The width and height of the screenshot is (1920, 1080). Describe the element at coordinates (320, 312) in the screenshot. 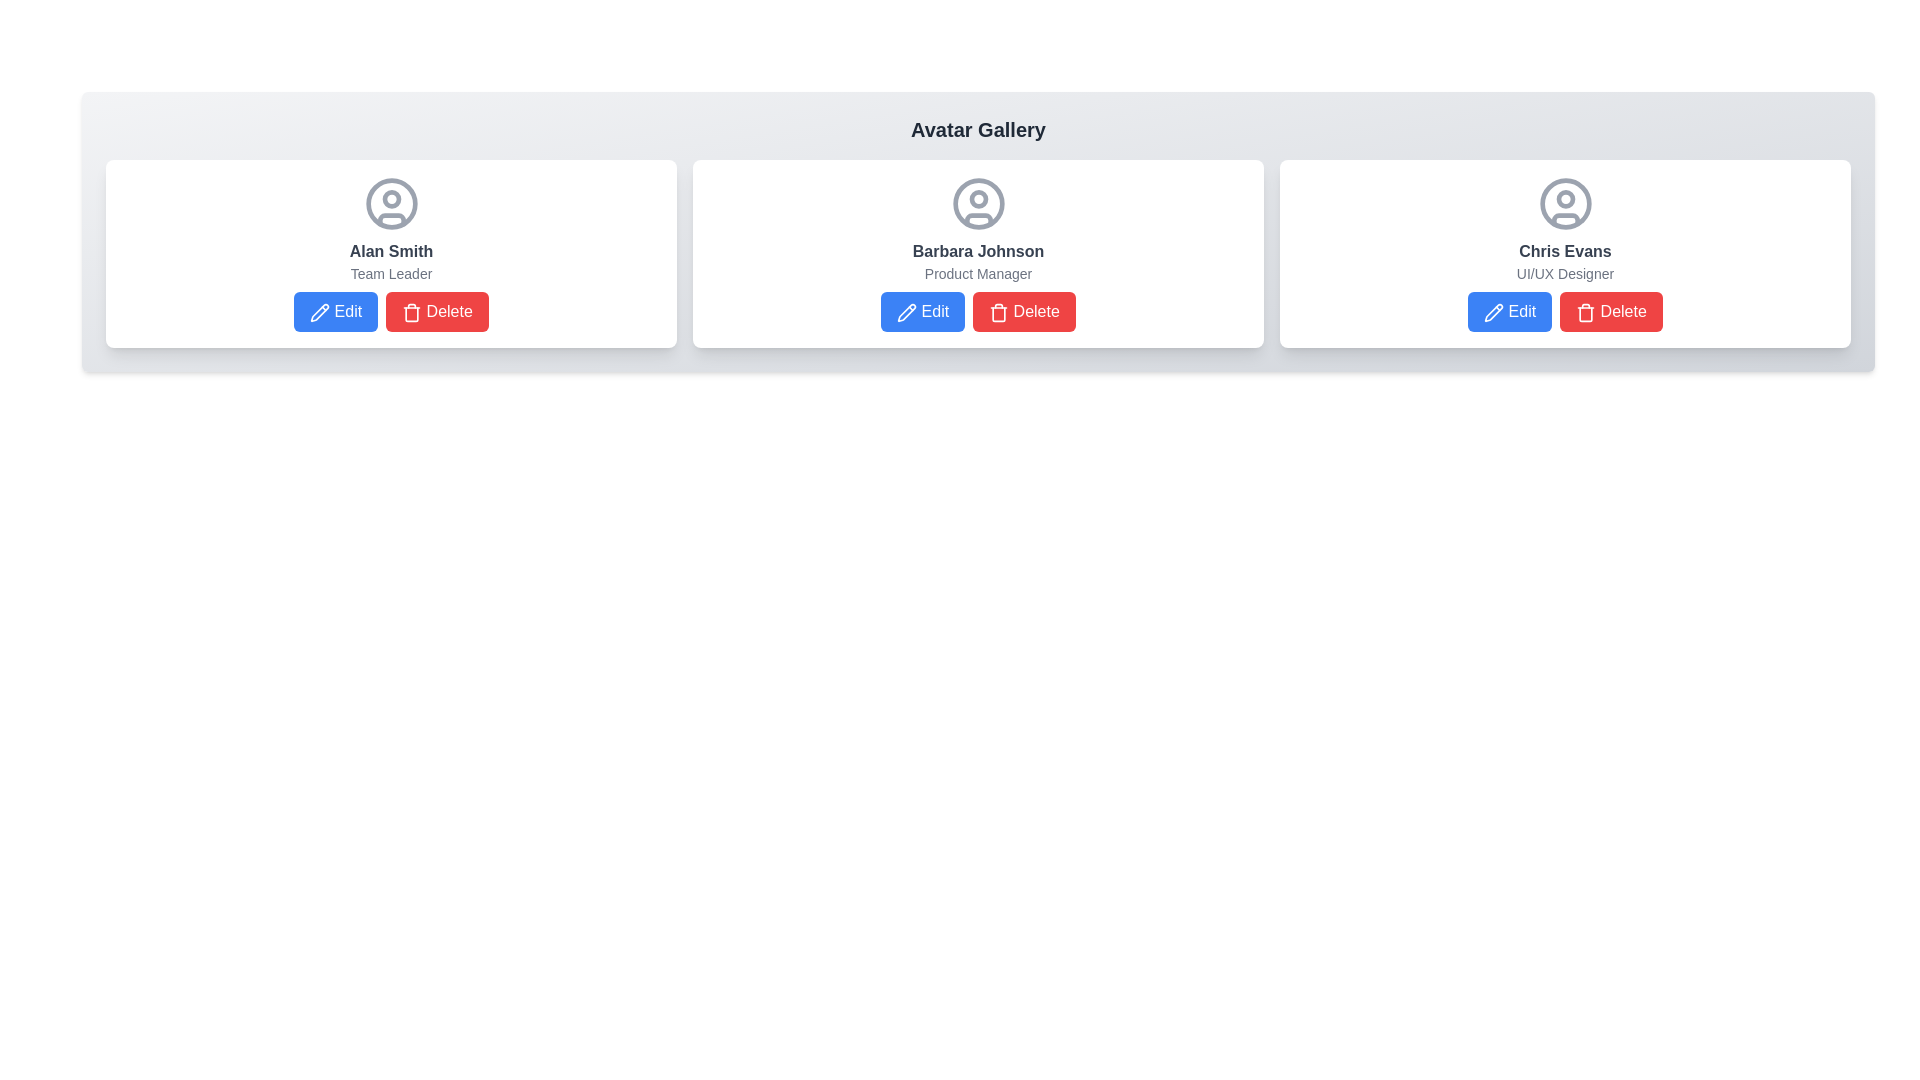

I see `the edit icon represented by a pen or pencil located within the 'Edit' button beneath 'Alan Smith'` at that location.